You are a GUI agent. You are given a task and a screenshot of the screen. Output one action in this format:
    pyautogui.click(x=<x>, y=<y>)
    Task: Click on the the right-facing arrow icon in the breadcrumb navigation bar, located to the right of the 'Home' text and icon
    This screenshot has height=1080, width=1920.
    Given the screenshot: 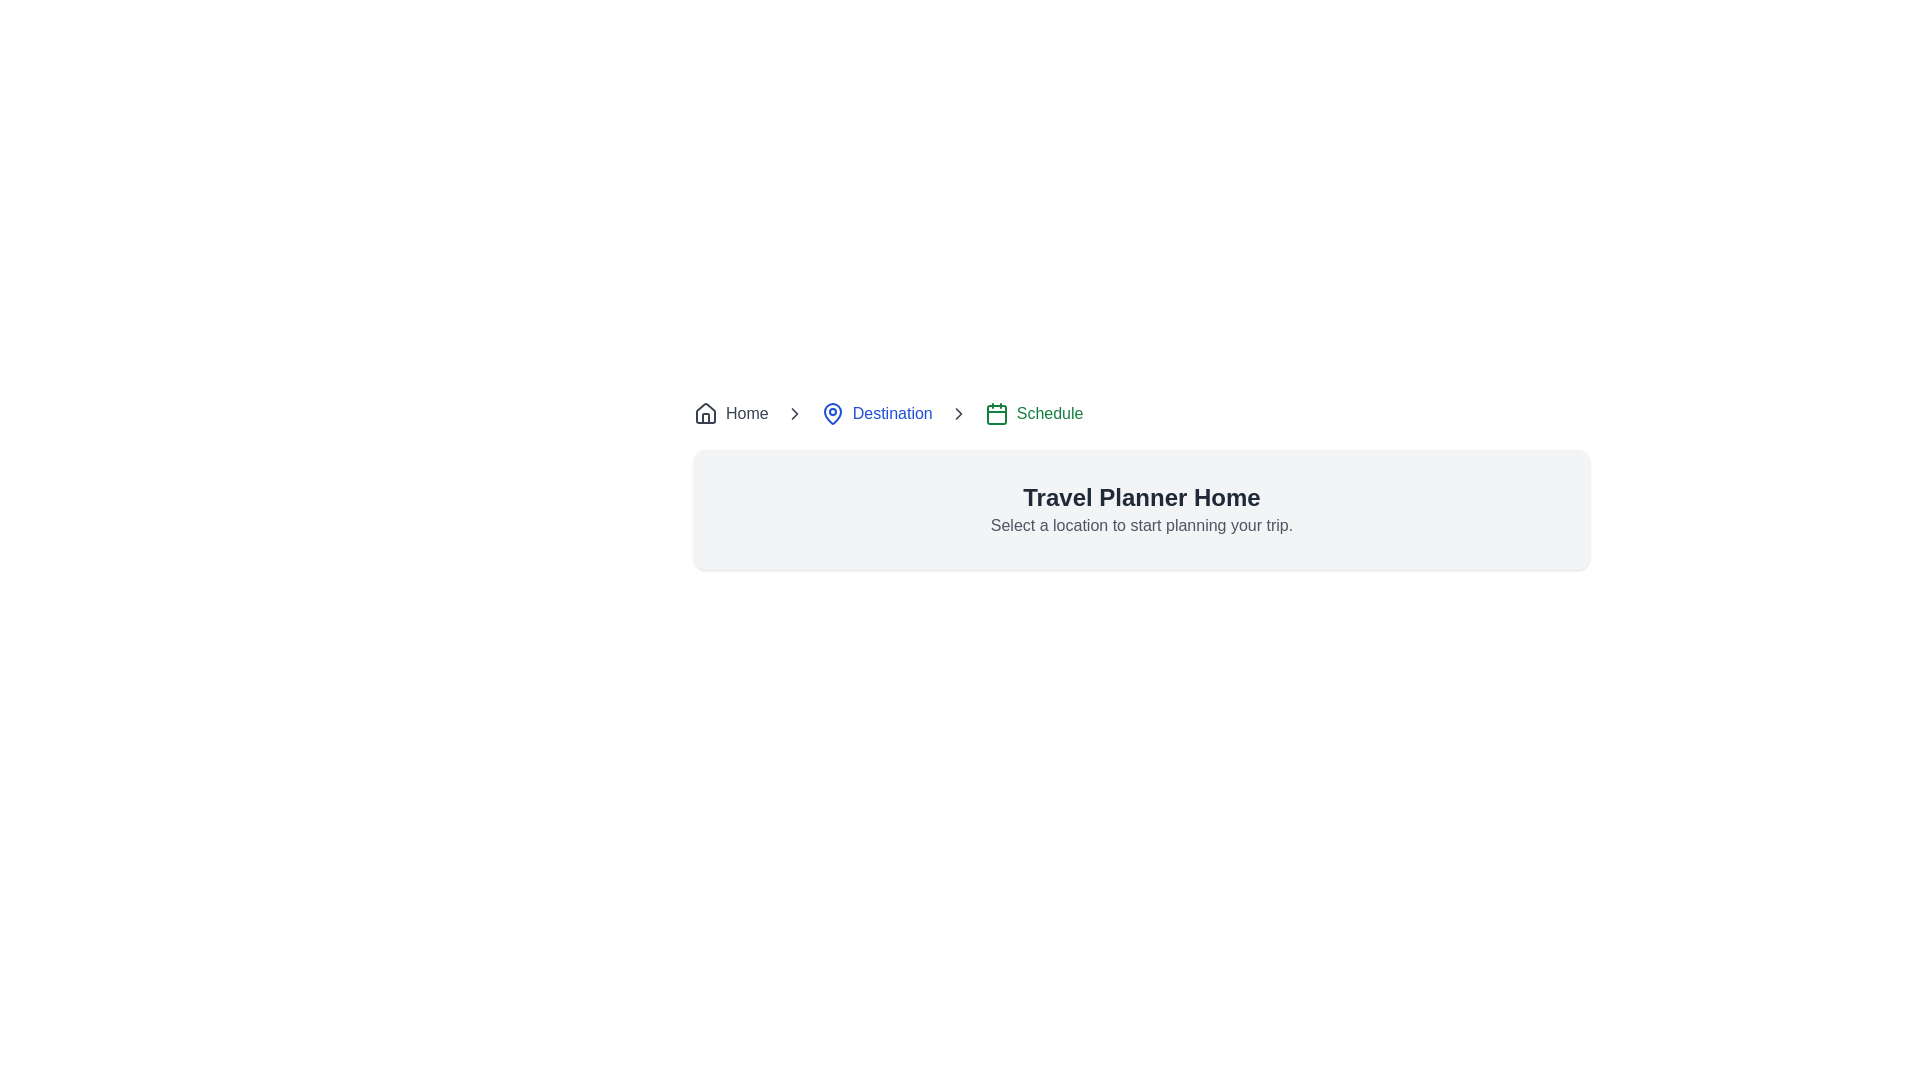 What is the action you would take?
    pyautogui.click(x=957, y=412)
    